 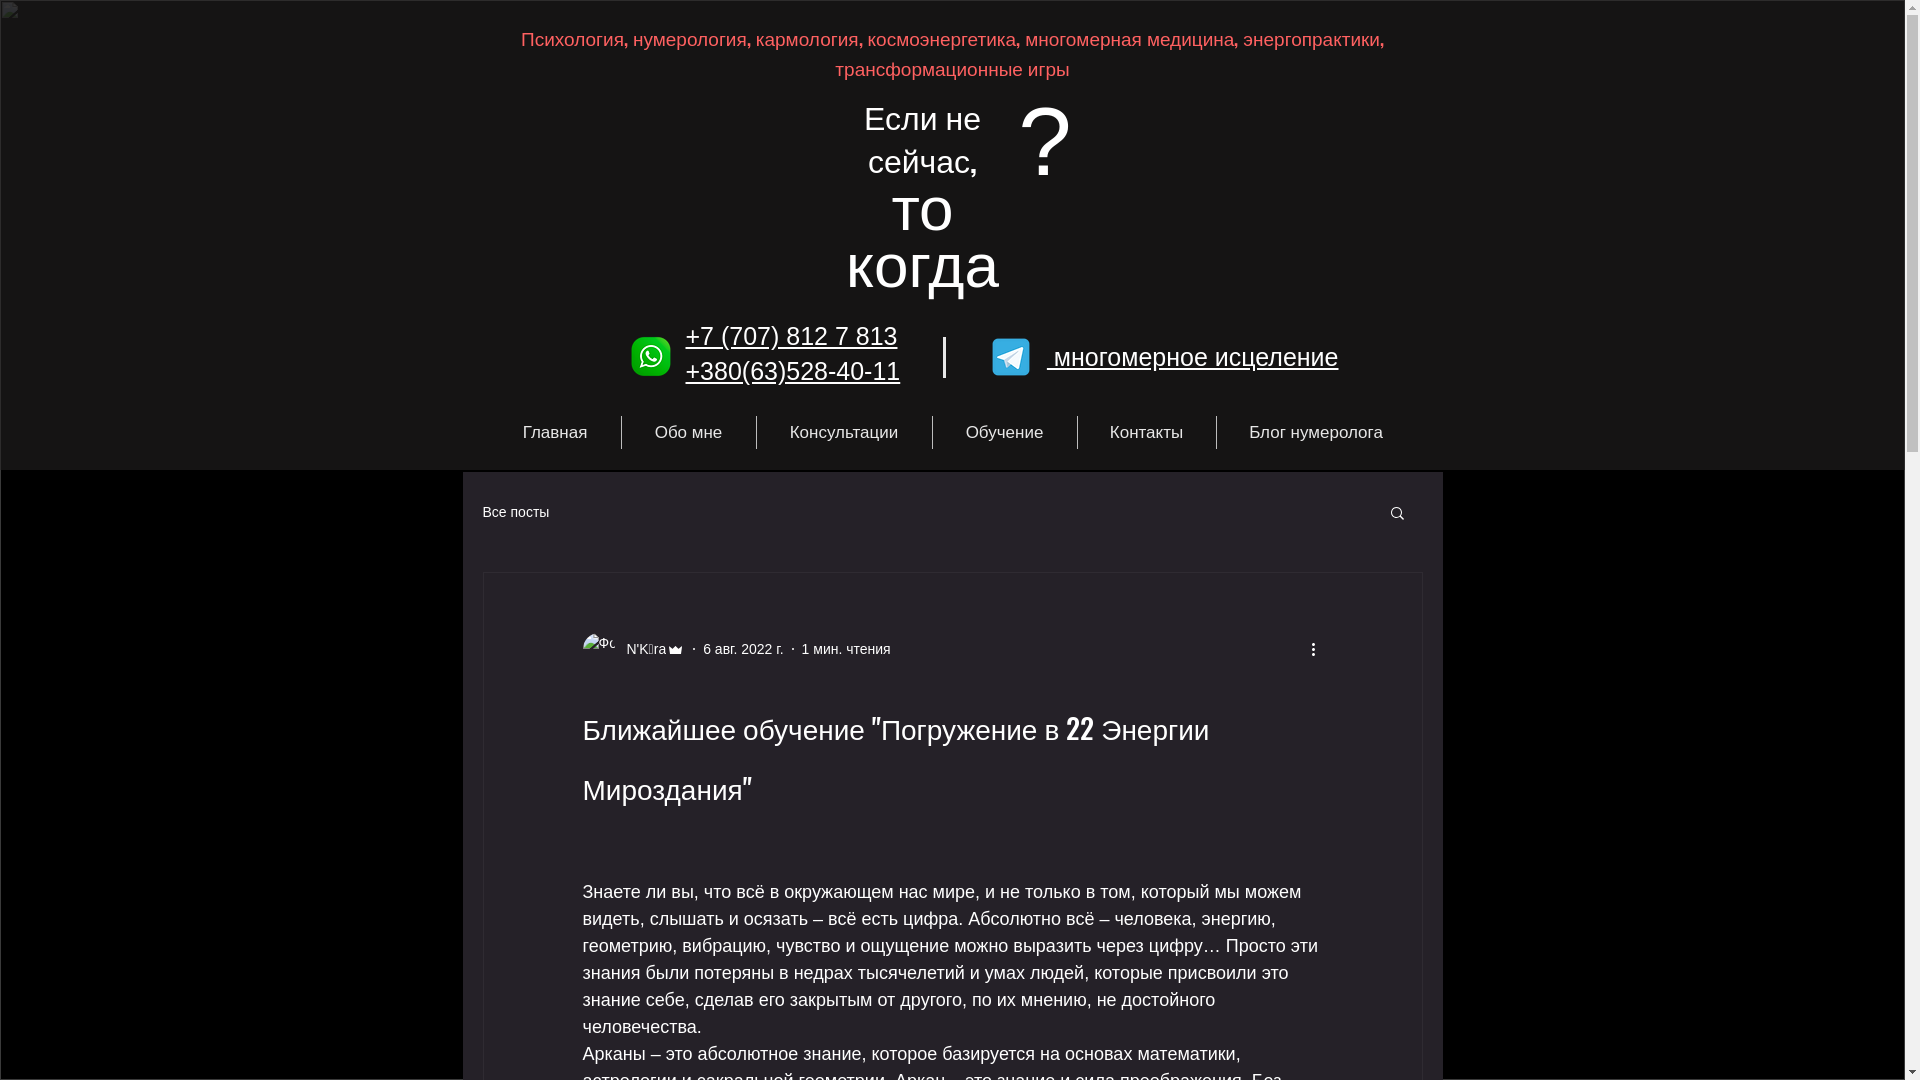 What do you see at coordinates (791, 334) in the screenshot?
I see `'+7 (707) 812 7 813'` at bounding box center [791, 334].